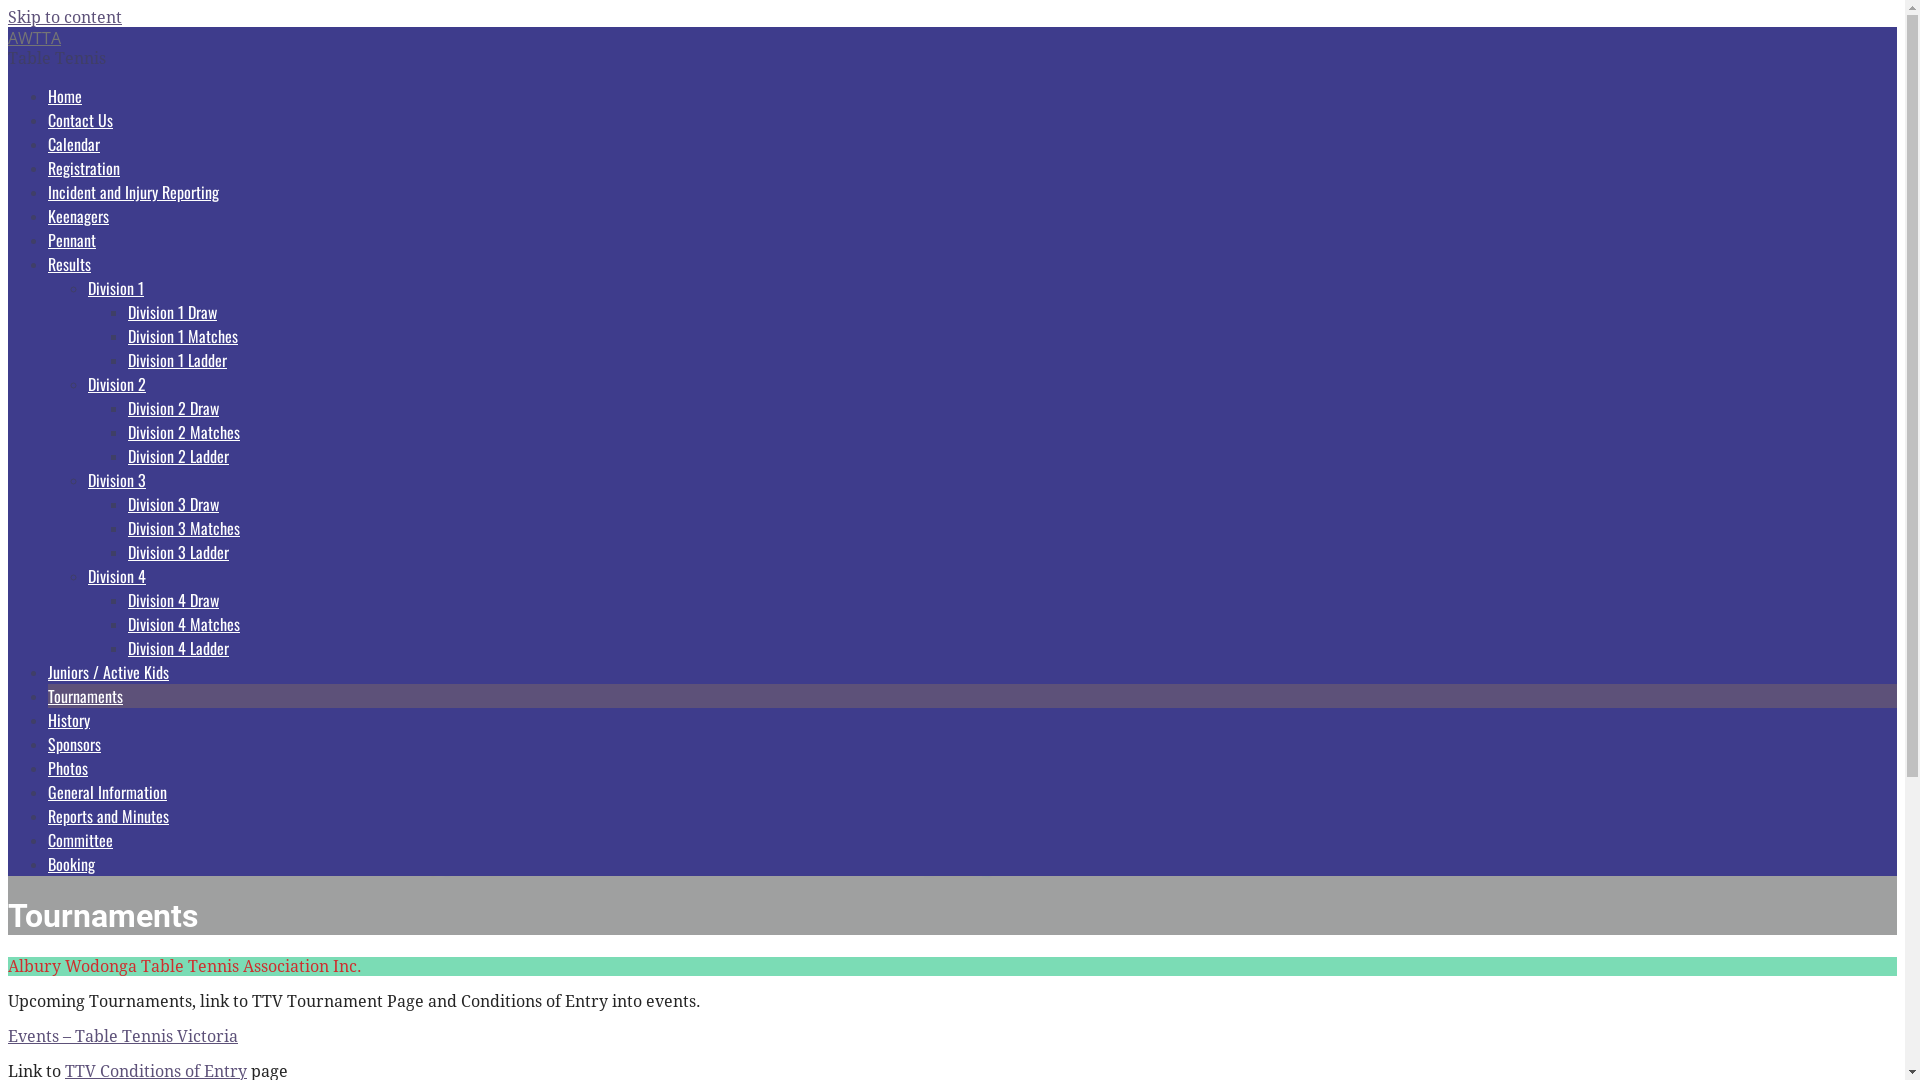  I want to click on 'Division 3 Ladder', so click(127, 551).